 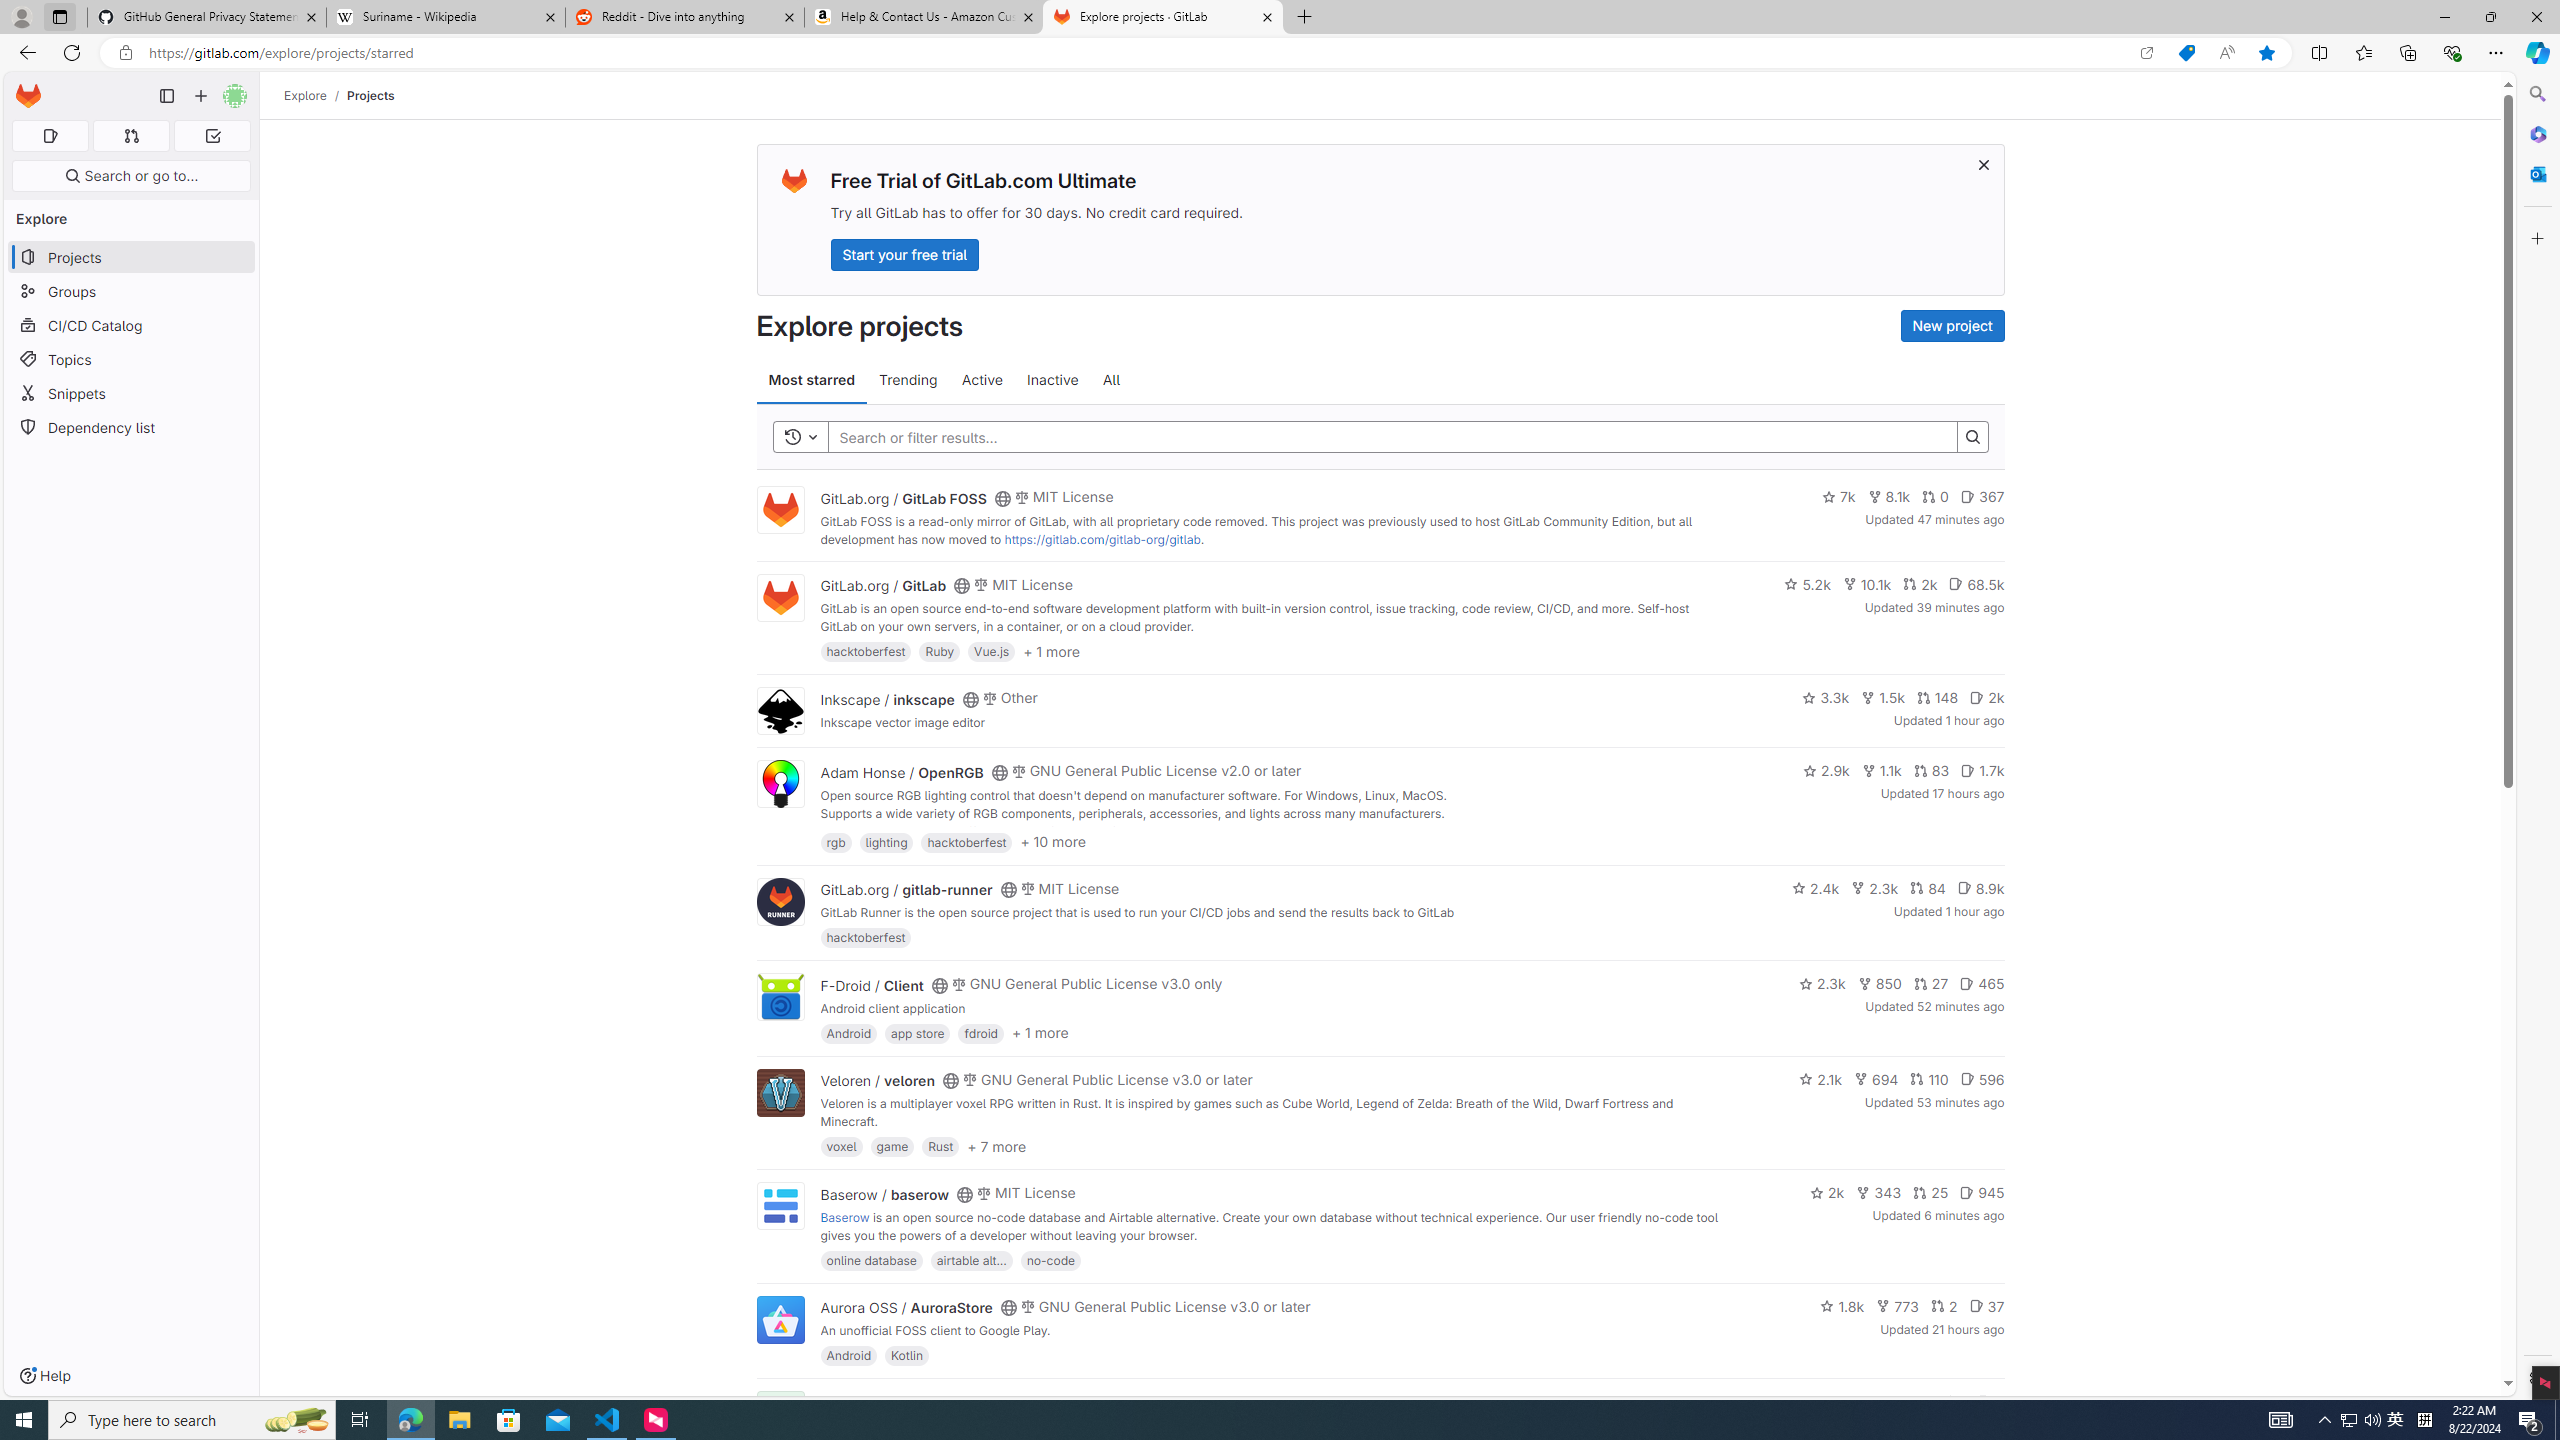 What do you see at coordinates (1806, 582) in the screenshot?
I see `'5.2k'` at bounding box center [1806, 582].